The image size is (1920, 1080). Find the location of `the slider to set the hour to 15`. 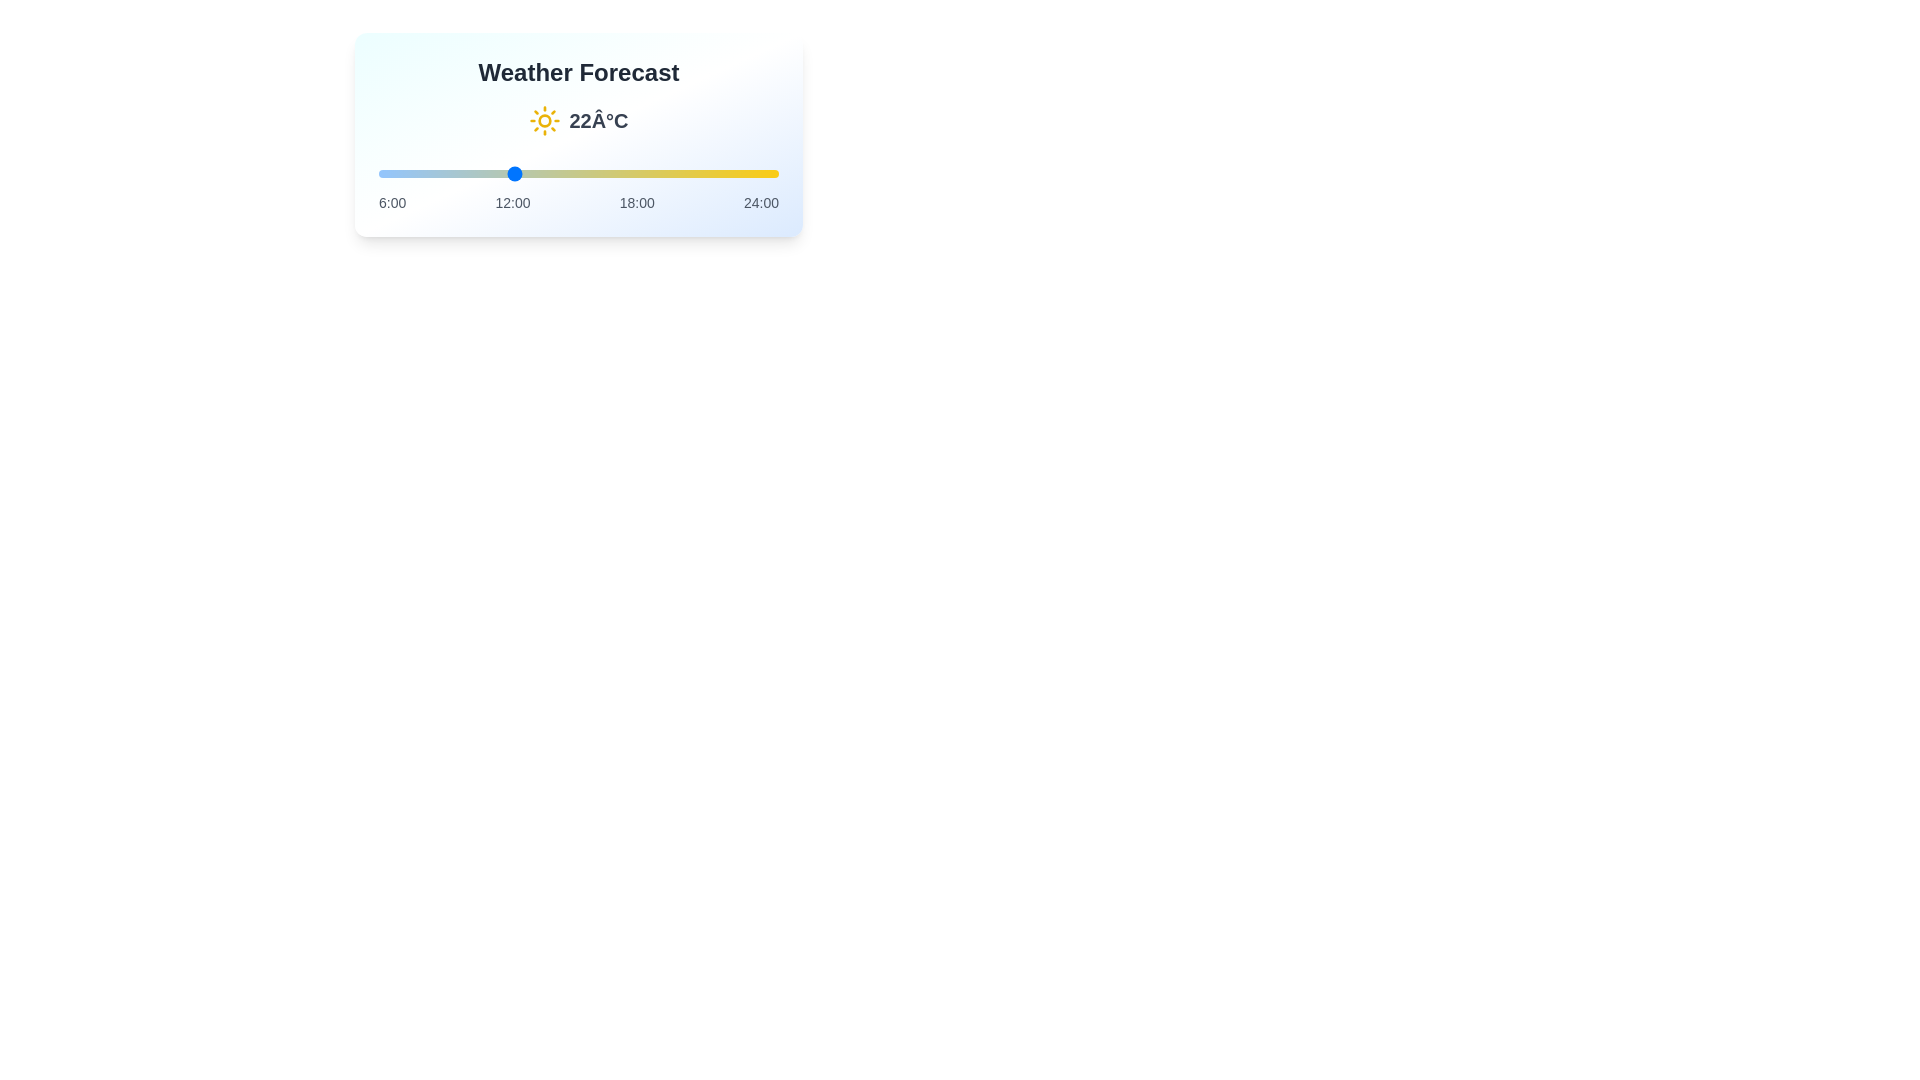

the slider to set the hour to 15 is located at coordinates (578, 172).